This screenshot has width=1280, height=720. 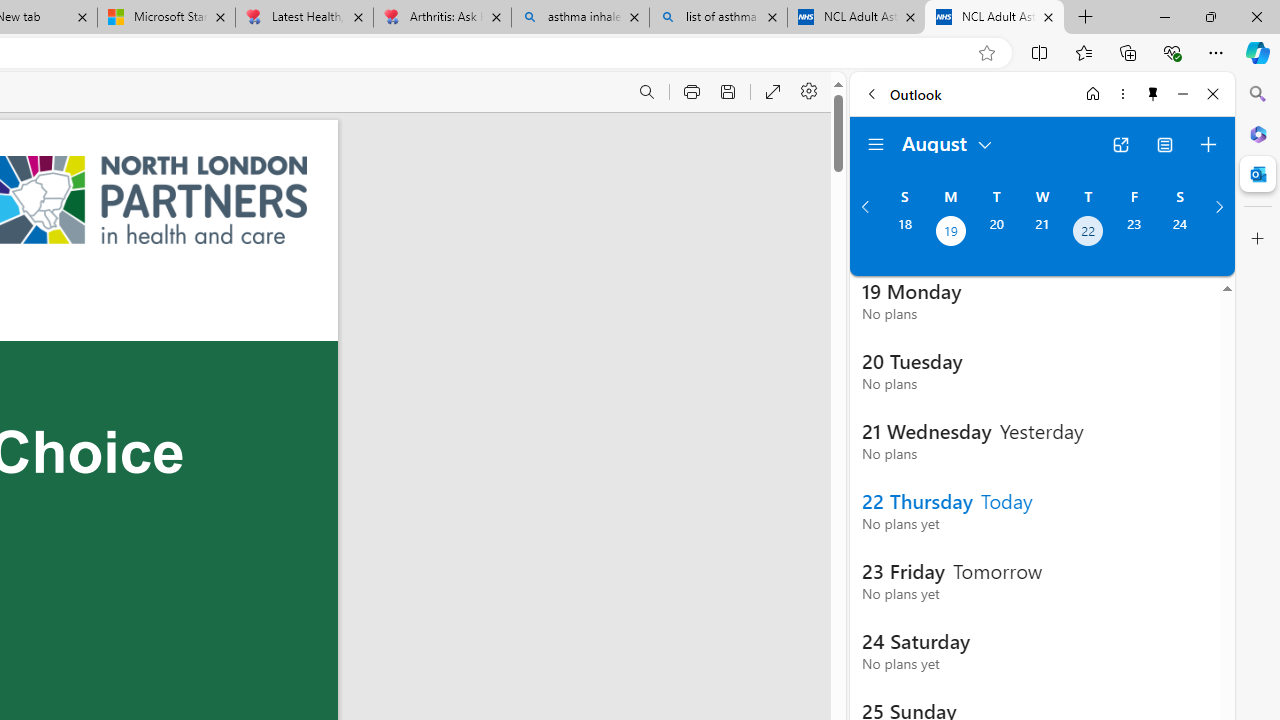 I want to click on 'Print (Ctrl+P)', so click(x=692, y=92).